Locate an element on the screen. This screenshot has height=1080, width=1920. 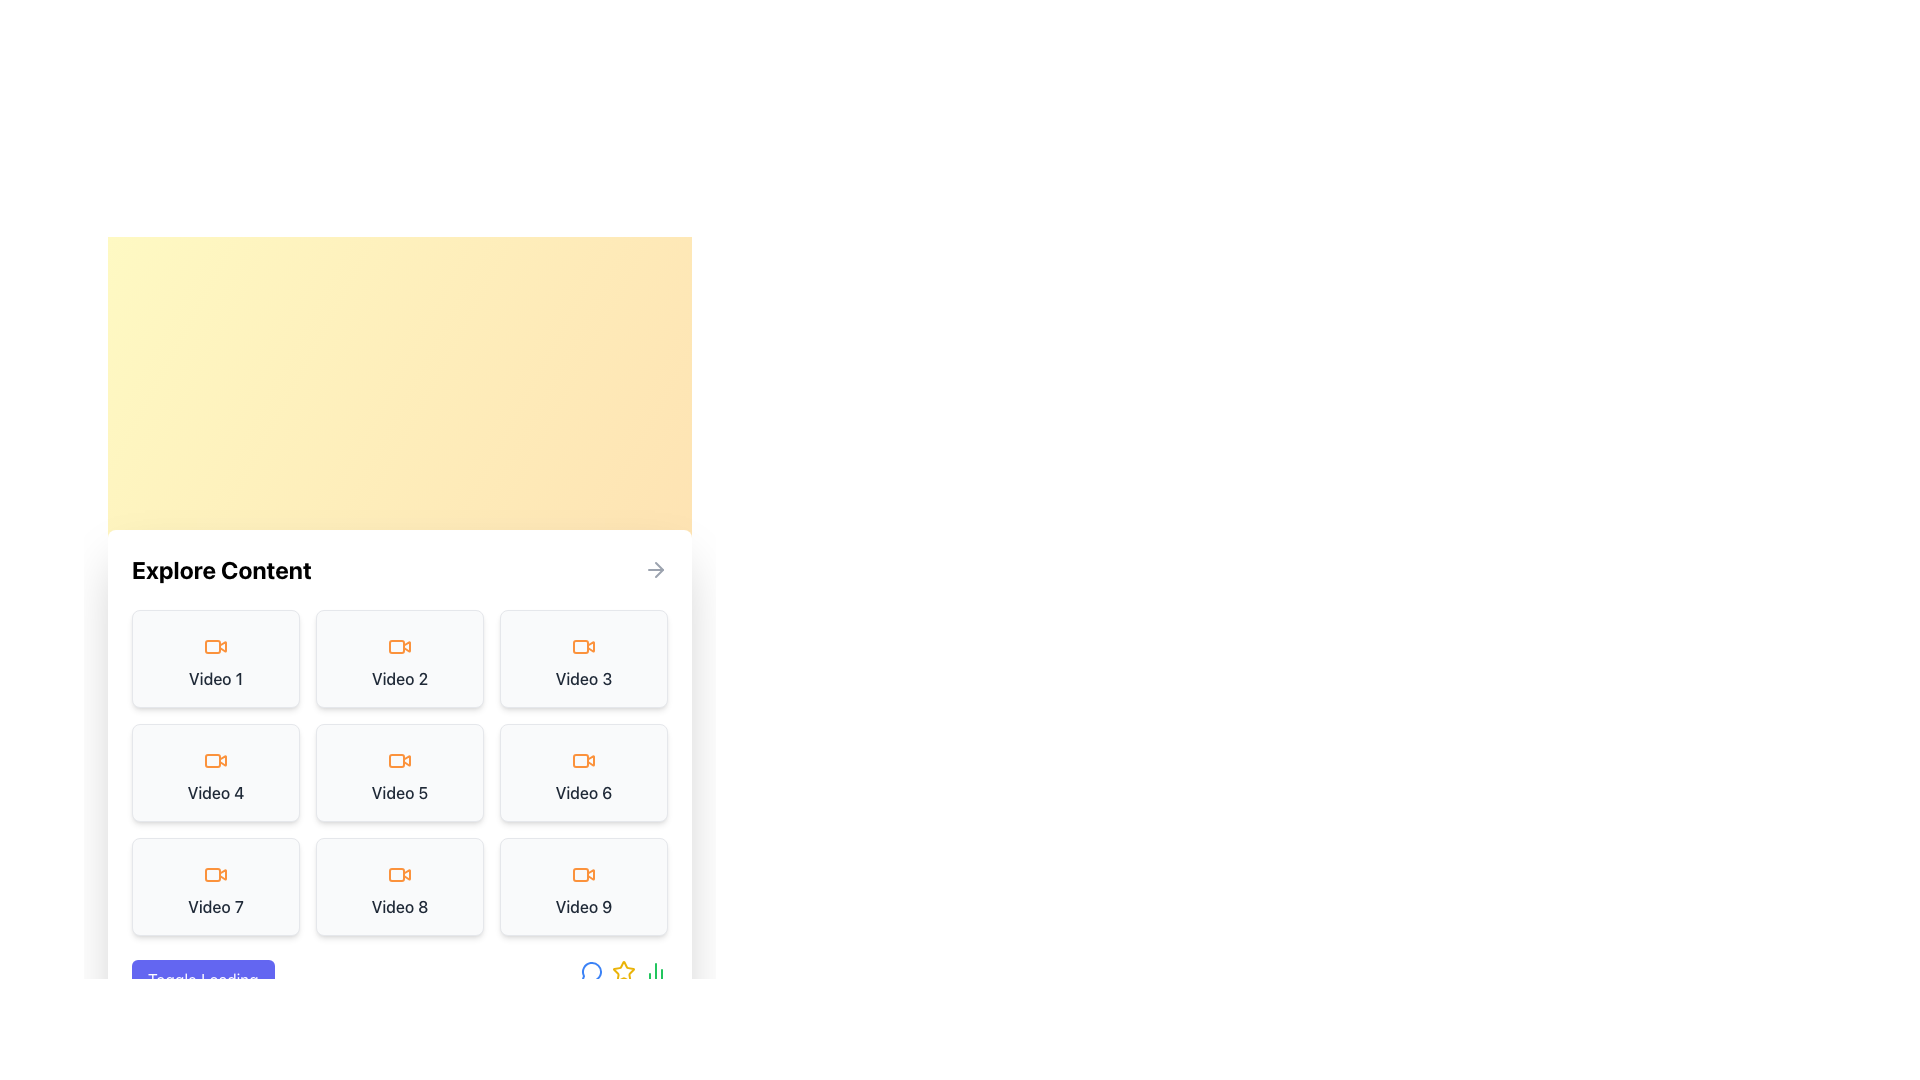
the SVG icon that indicates a video element associated with the label 'Video 7', positioned in the leftmost column of the third row in a 3x3 grid layout is located at coordinates (216, 874).